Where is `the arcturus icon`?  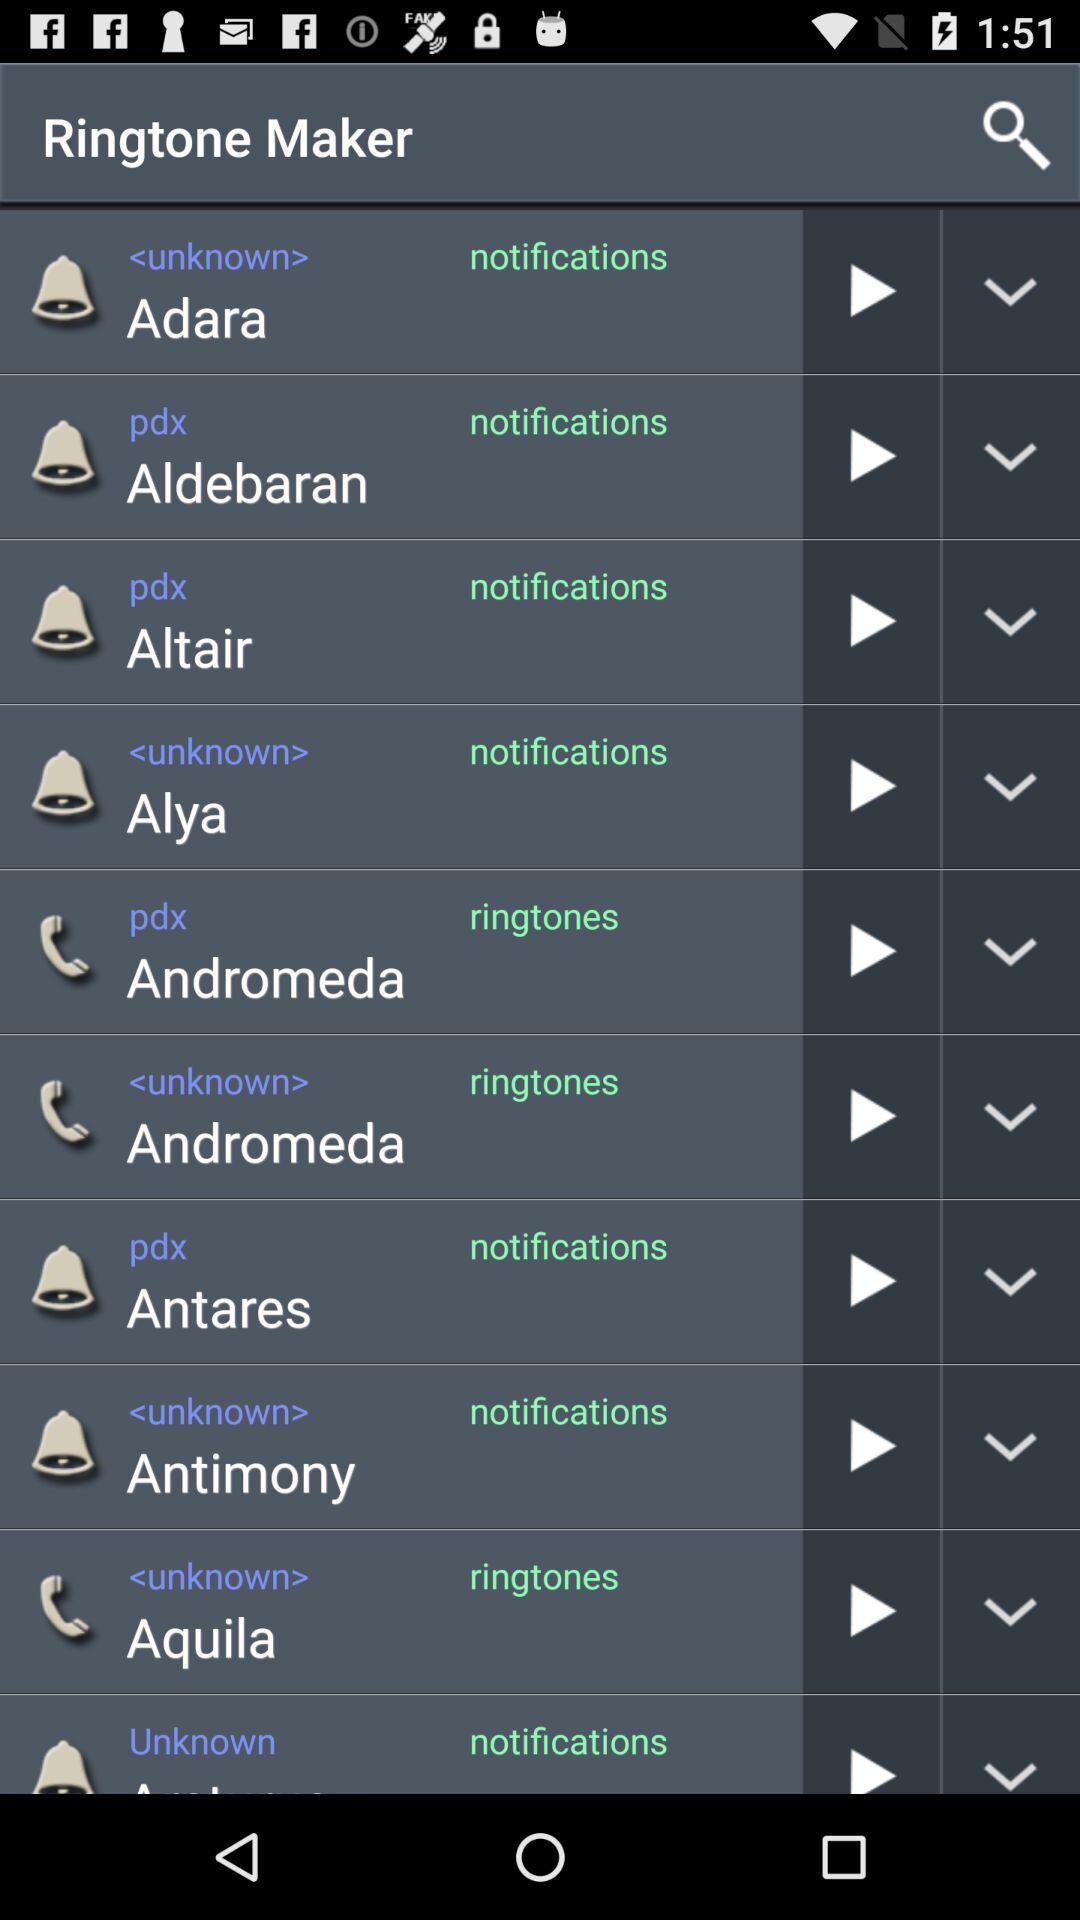
the arcturus icon is located at coordinates (227, 1779).